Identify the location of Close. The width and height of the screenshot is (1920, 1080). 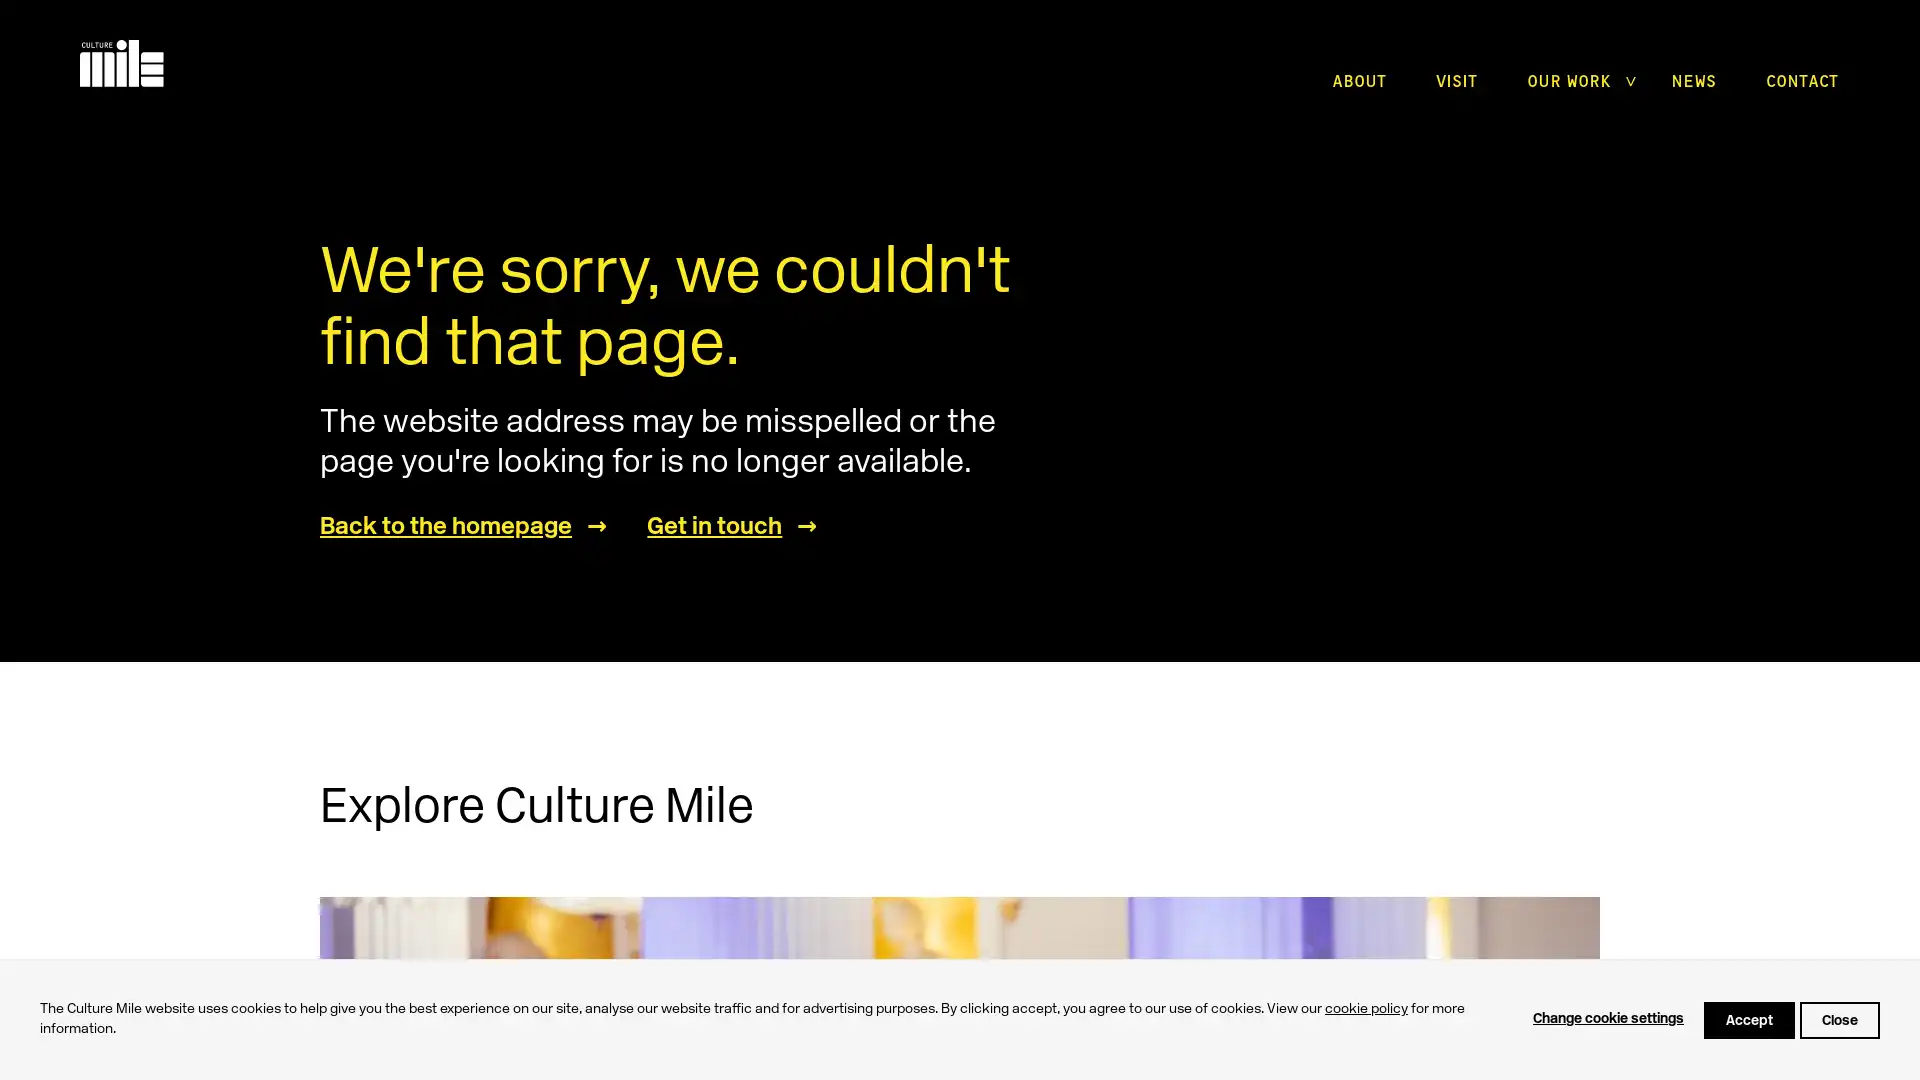
(1839, 1019).